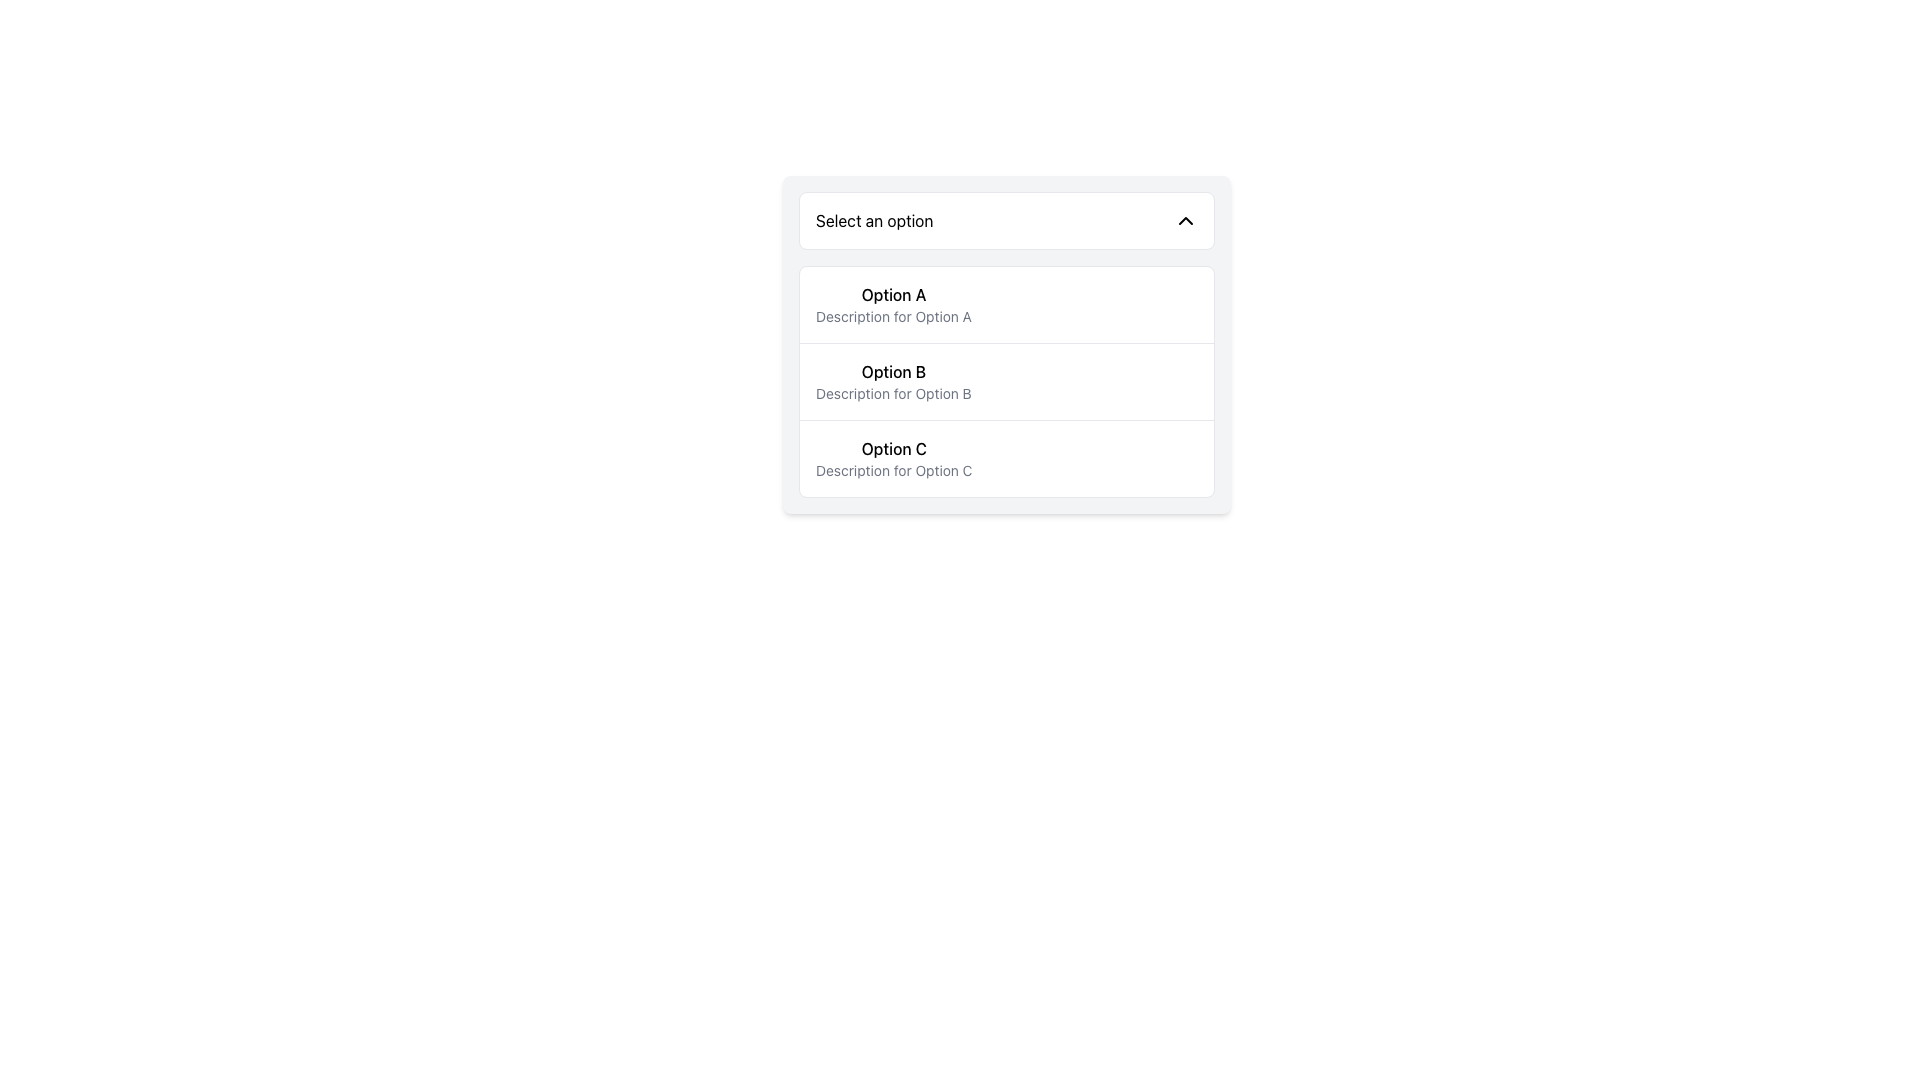 The width and height of the screenshot is (1920, 1080). Describe the element at coordinates (1185, 220) in the screenshot. I see `the chevron-up icon located to the right of the 'Select an option' text` at that location.